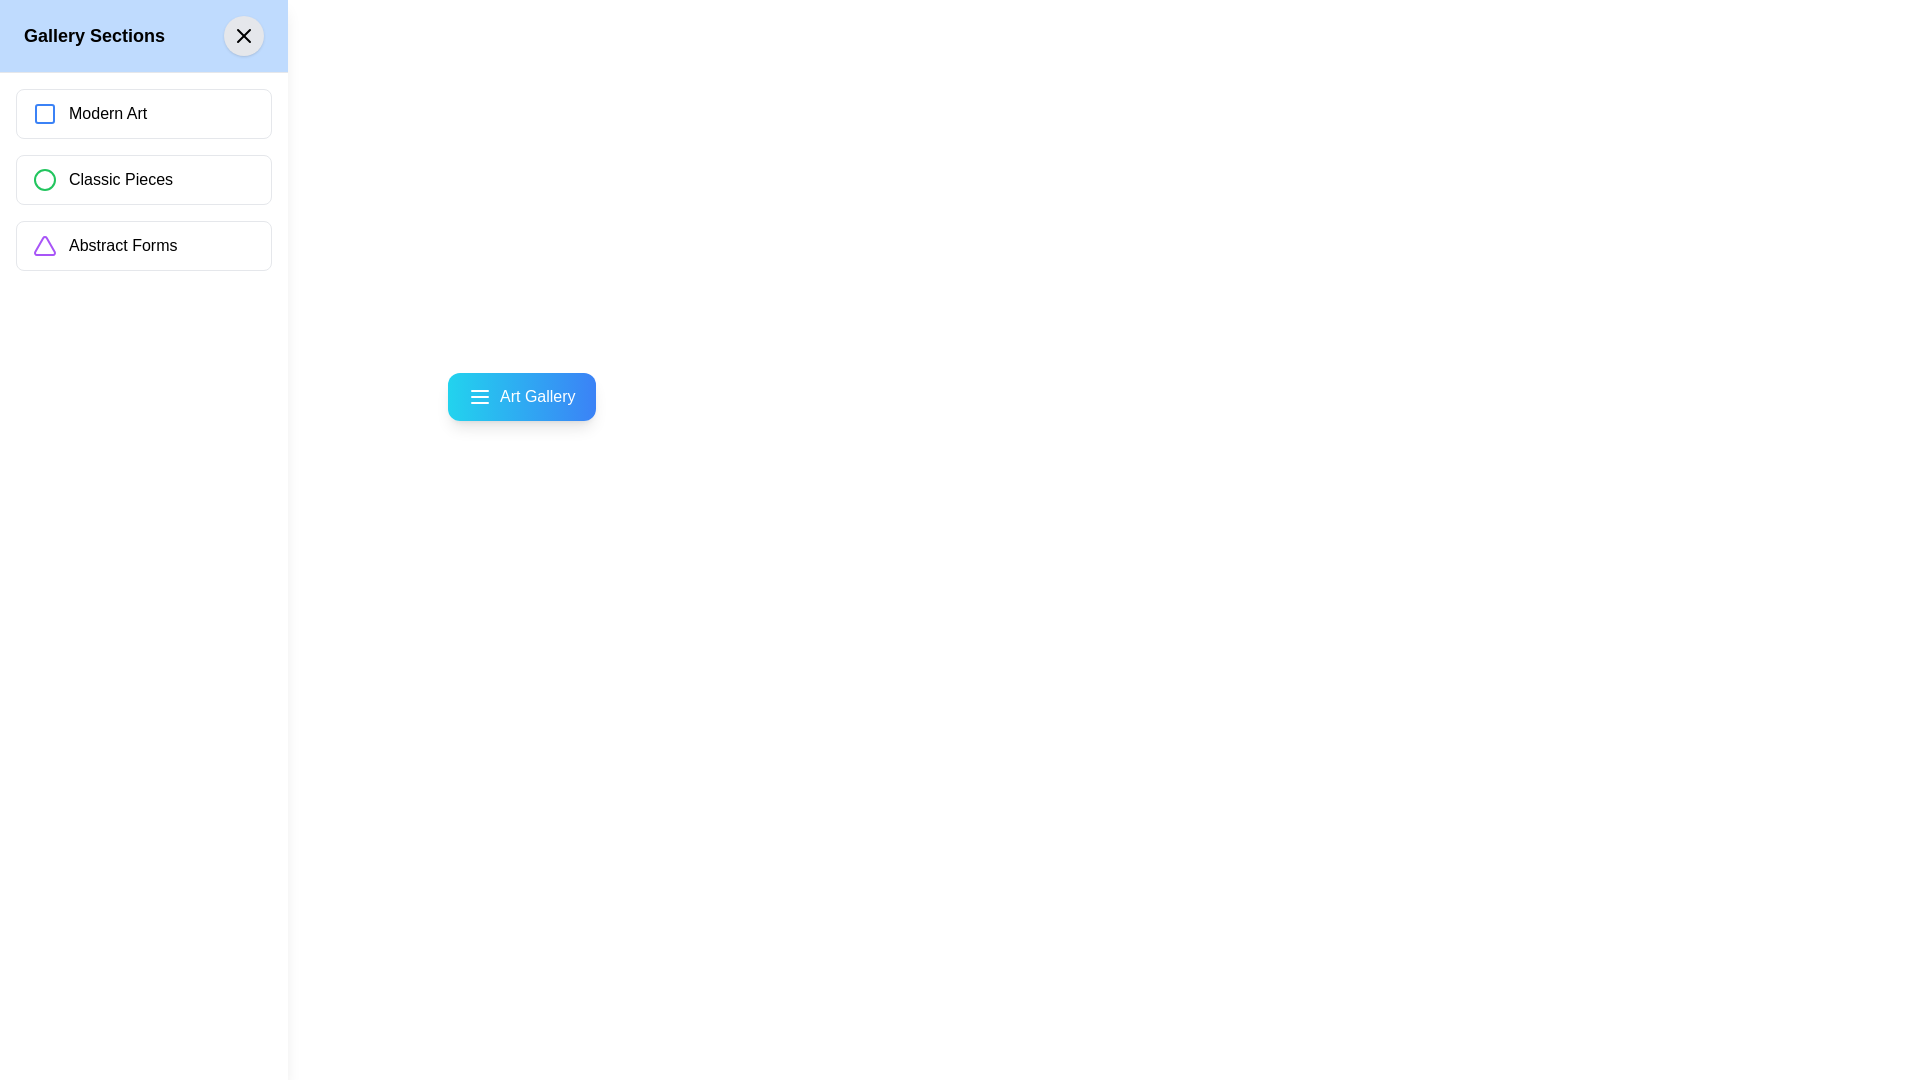  What do you see at coordinates (143, 180) in the screenshot?
I see `the gallery section Classic Pieces by clicking on its respective button` at bounding box center [143, 180].